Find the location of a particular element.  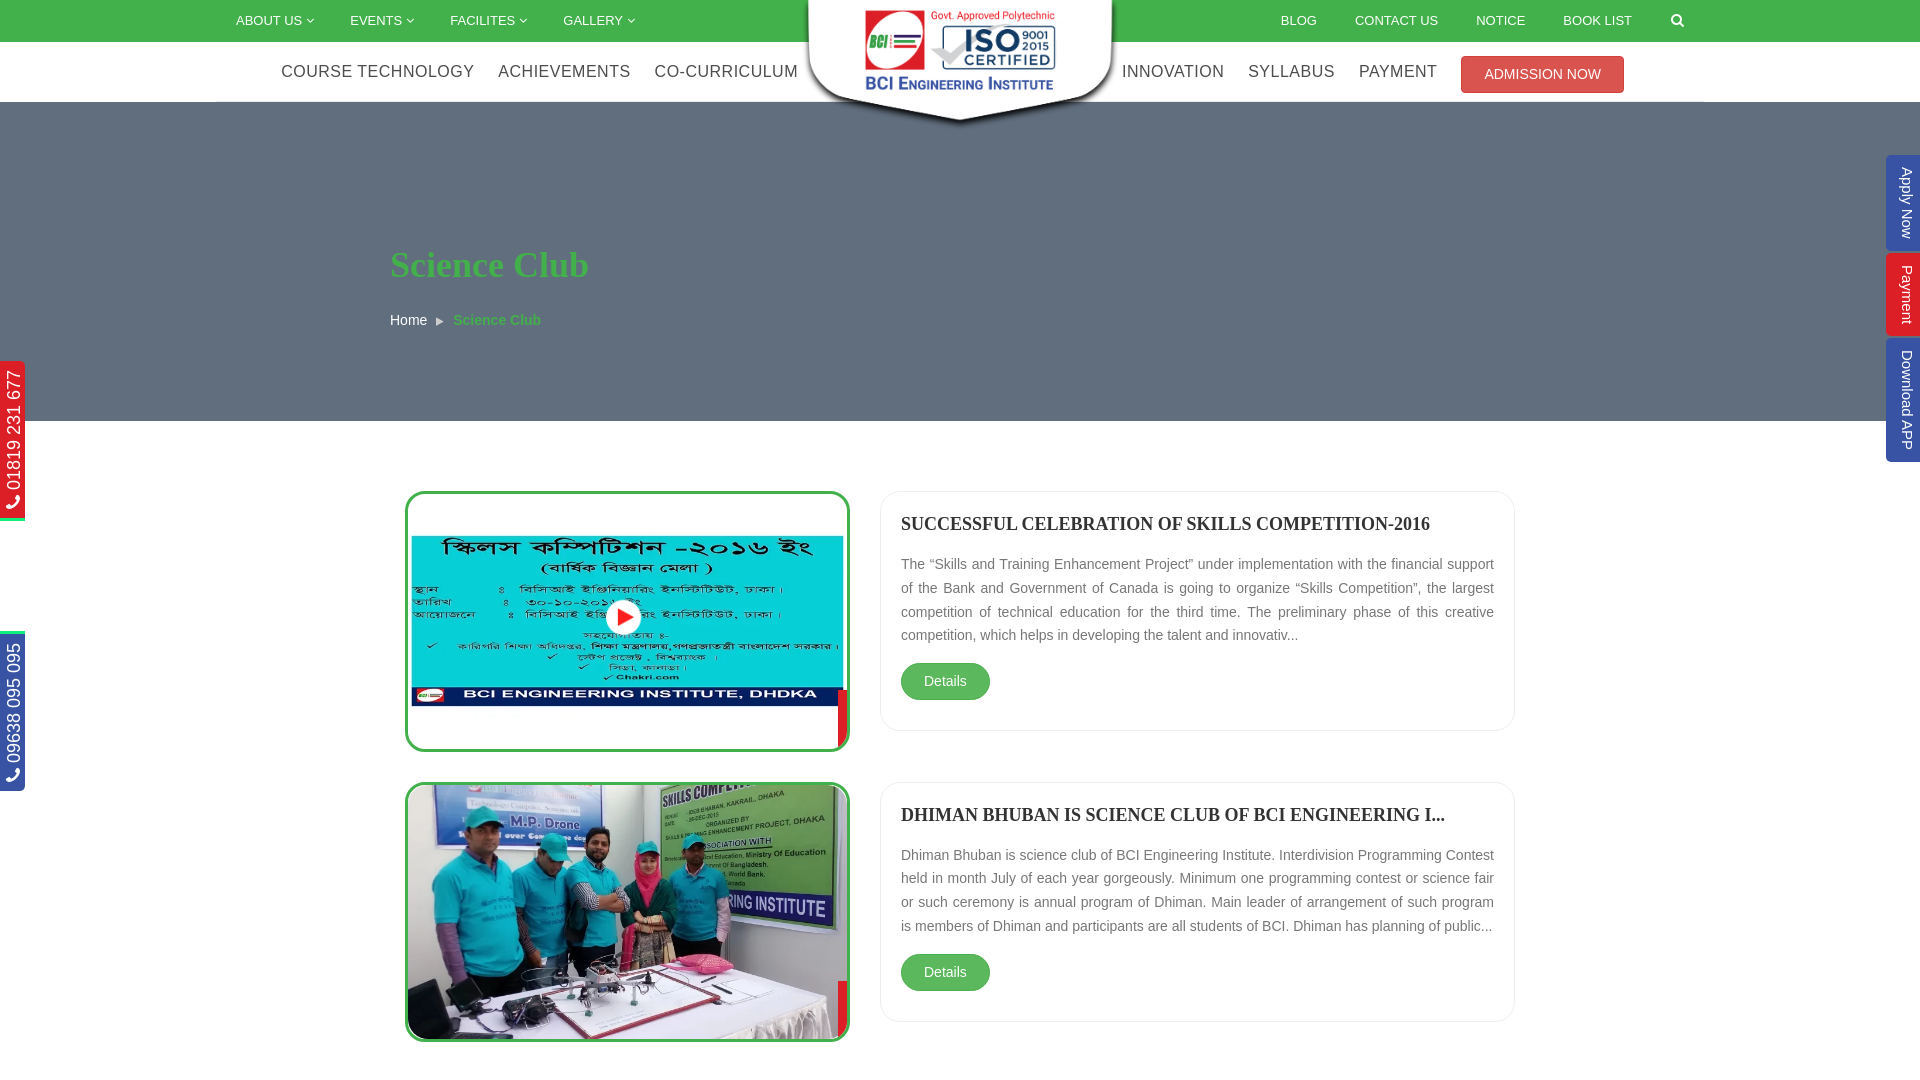

'Details' is located at coordinates (944, 680).